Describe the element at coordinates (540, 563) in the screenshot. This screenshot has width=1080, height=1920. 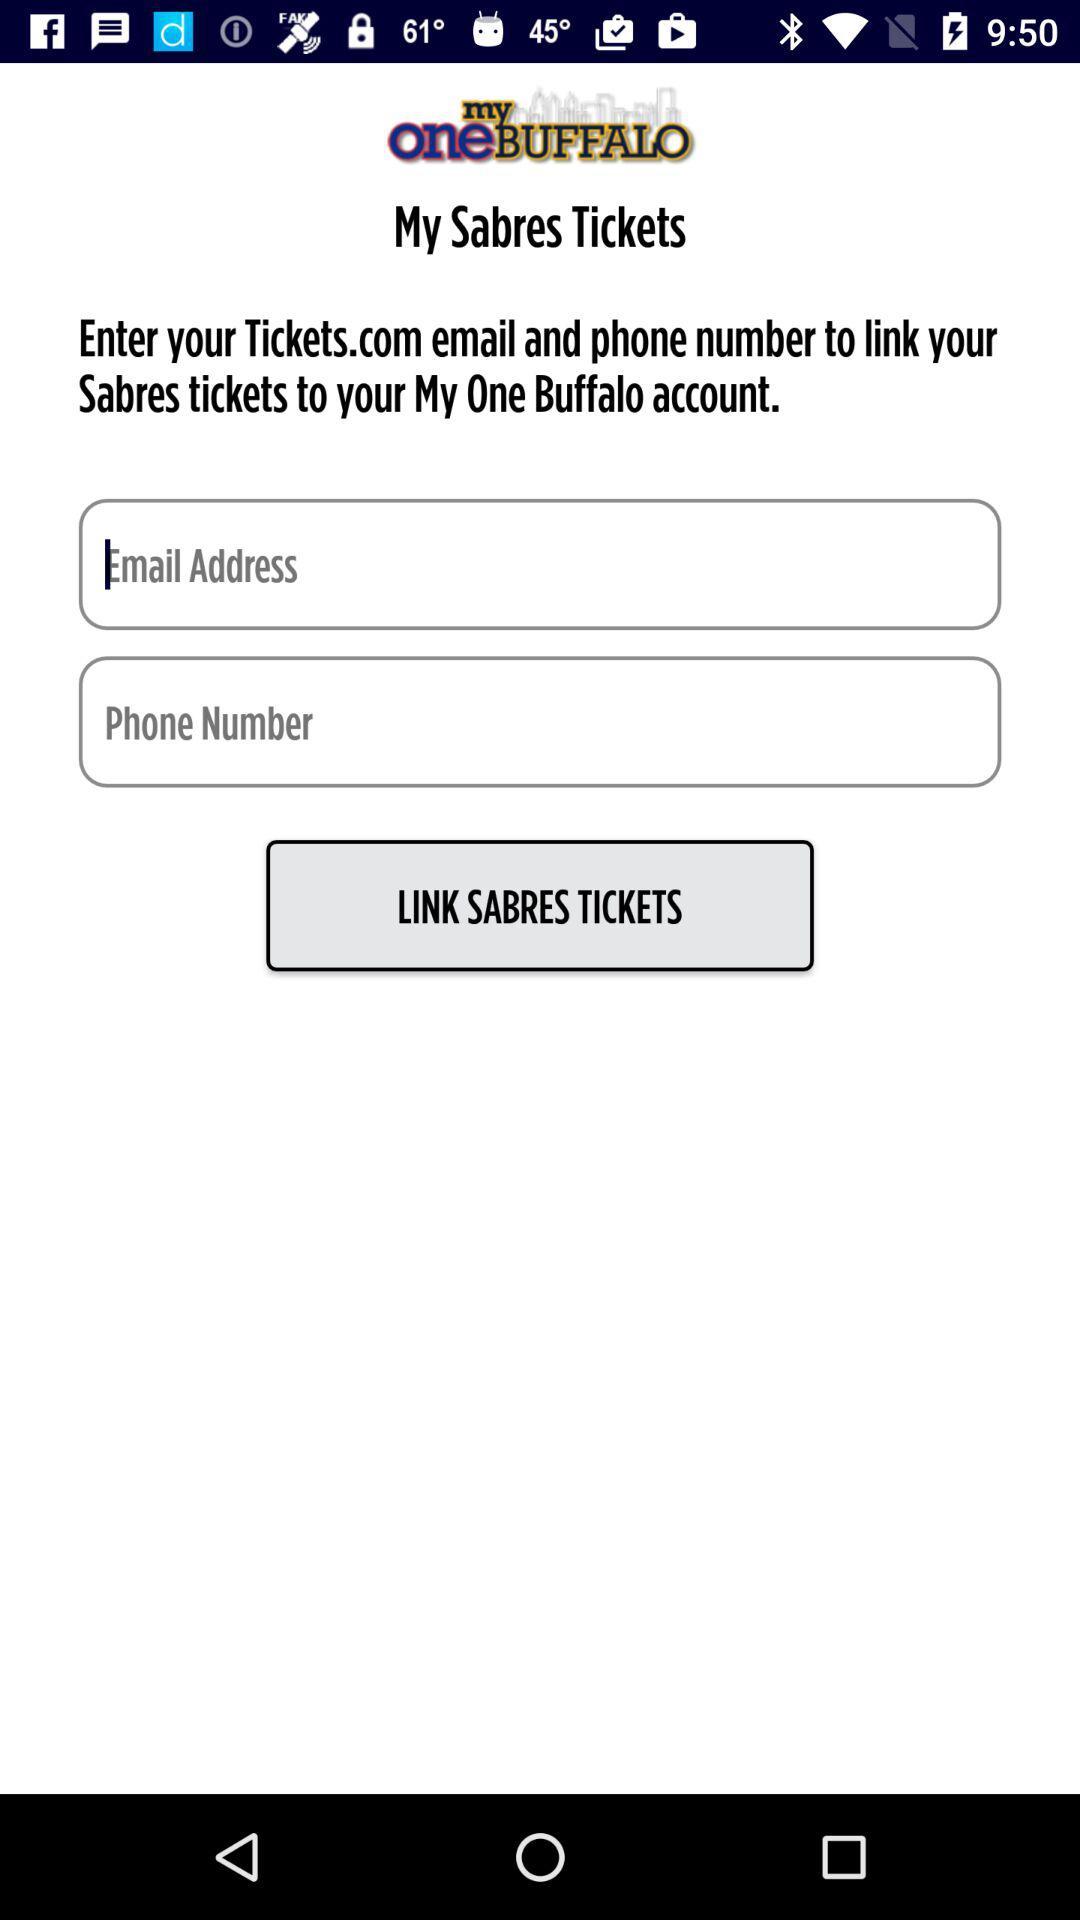
I see `type email address` at that location.